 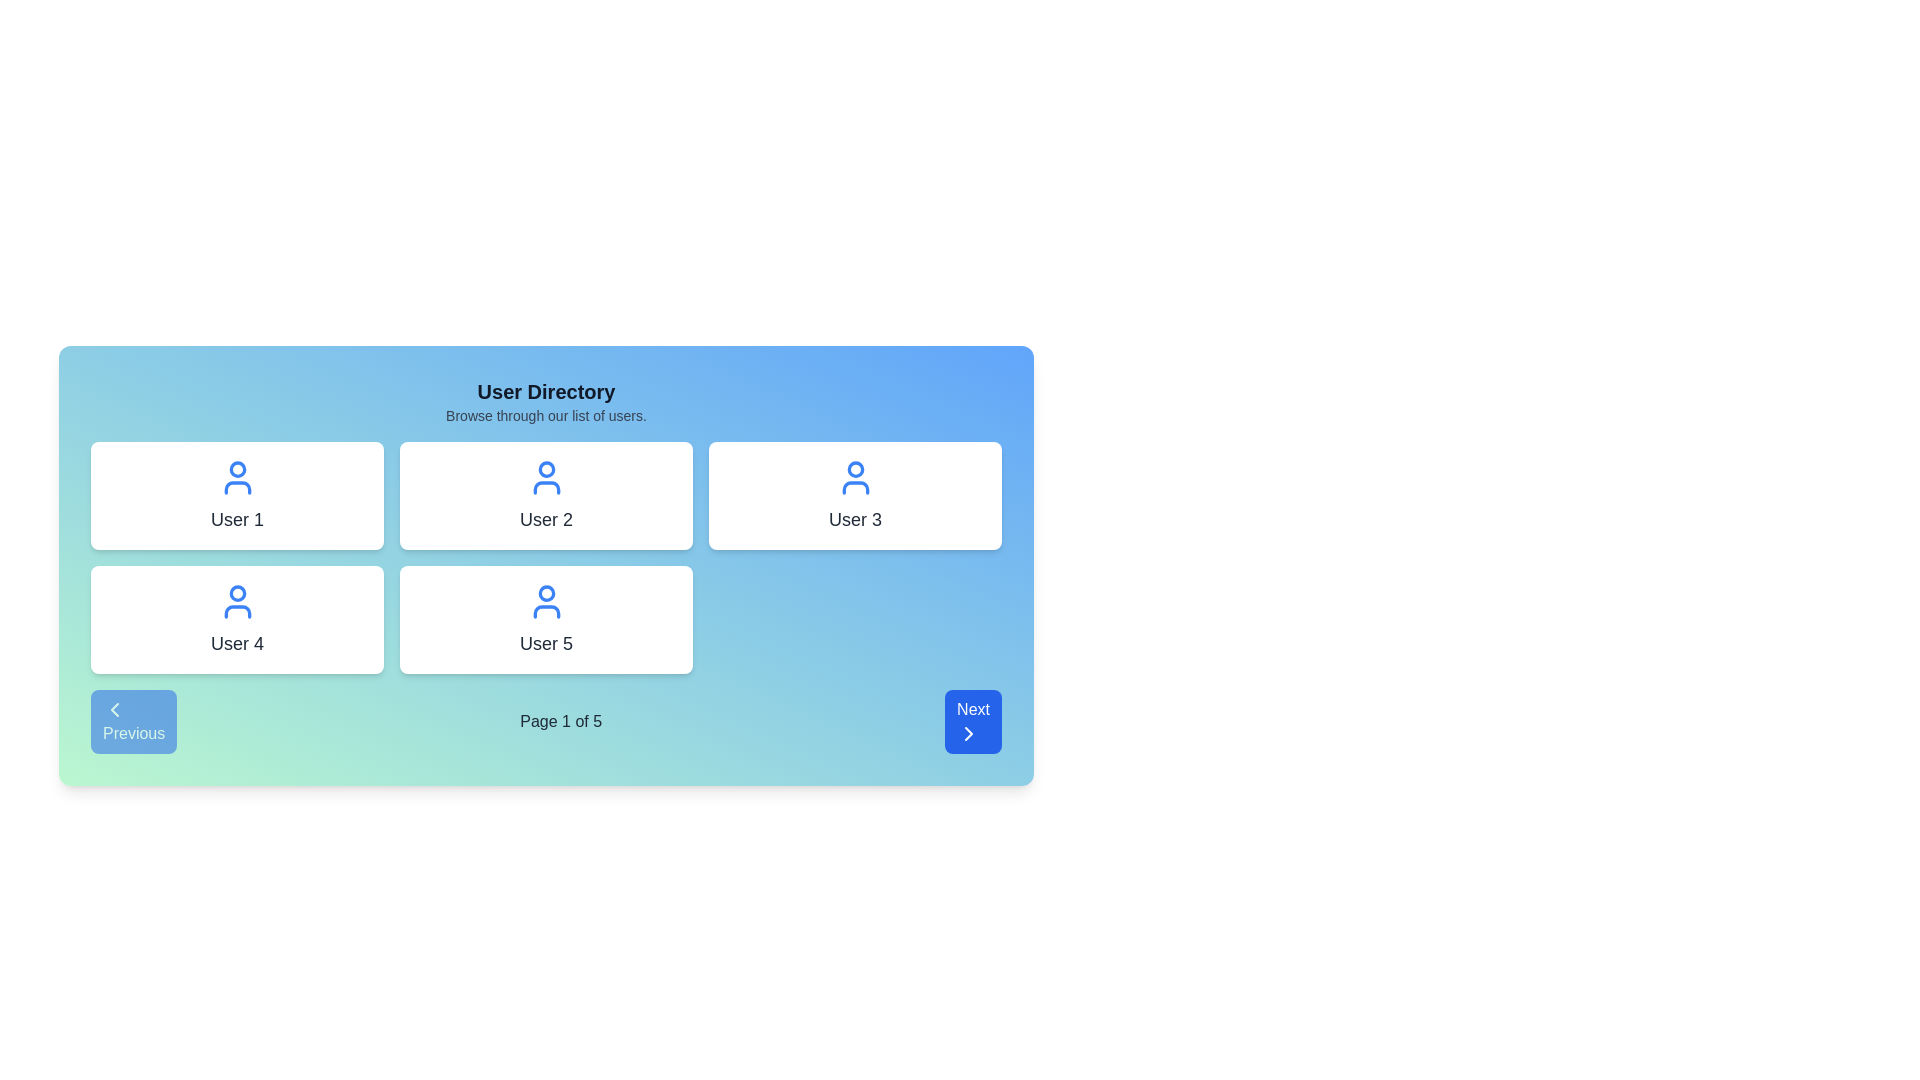 What do you see at coordinates (560, 721) in the screenshot?
I see `the text label that displays the current pagination status, located in the footer between the 'Previous' and 'Next' buttons` at bounding box center [560, 721].